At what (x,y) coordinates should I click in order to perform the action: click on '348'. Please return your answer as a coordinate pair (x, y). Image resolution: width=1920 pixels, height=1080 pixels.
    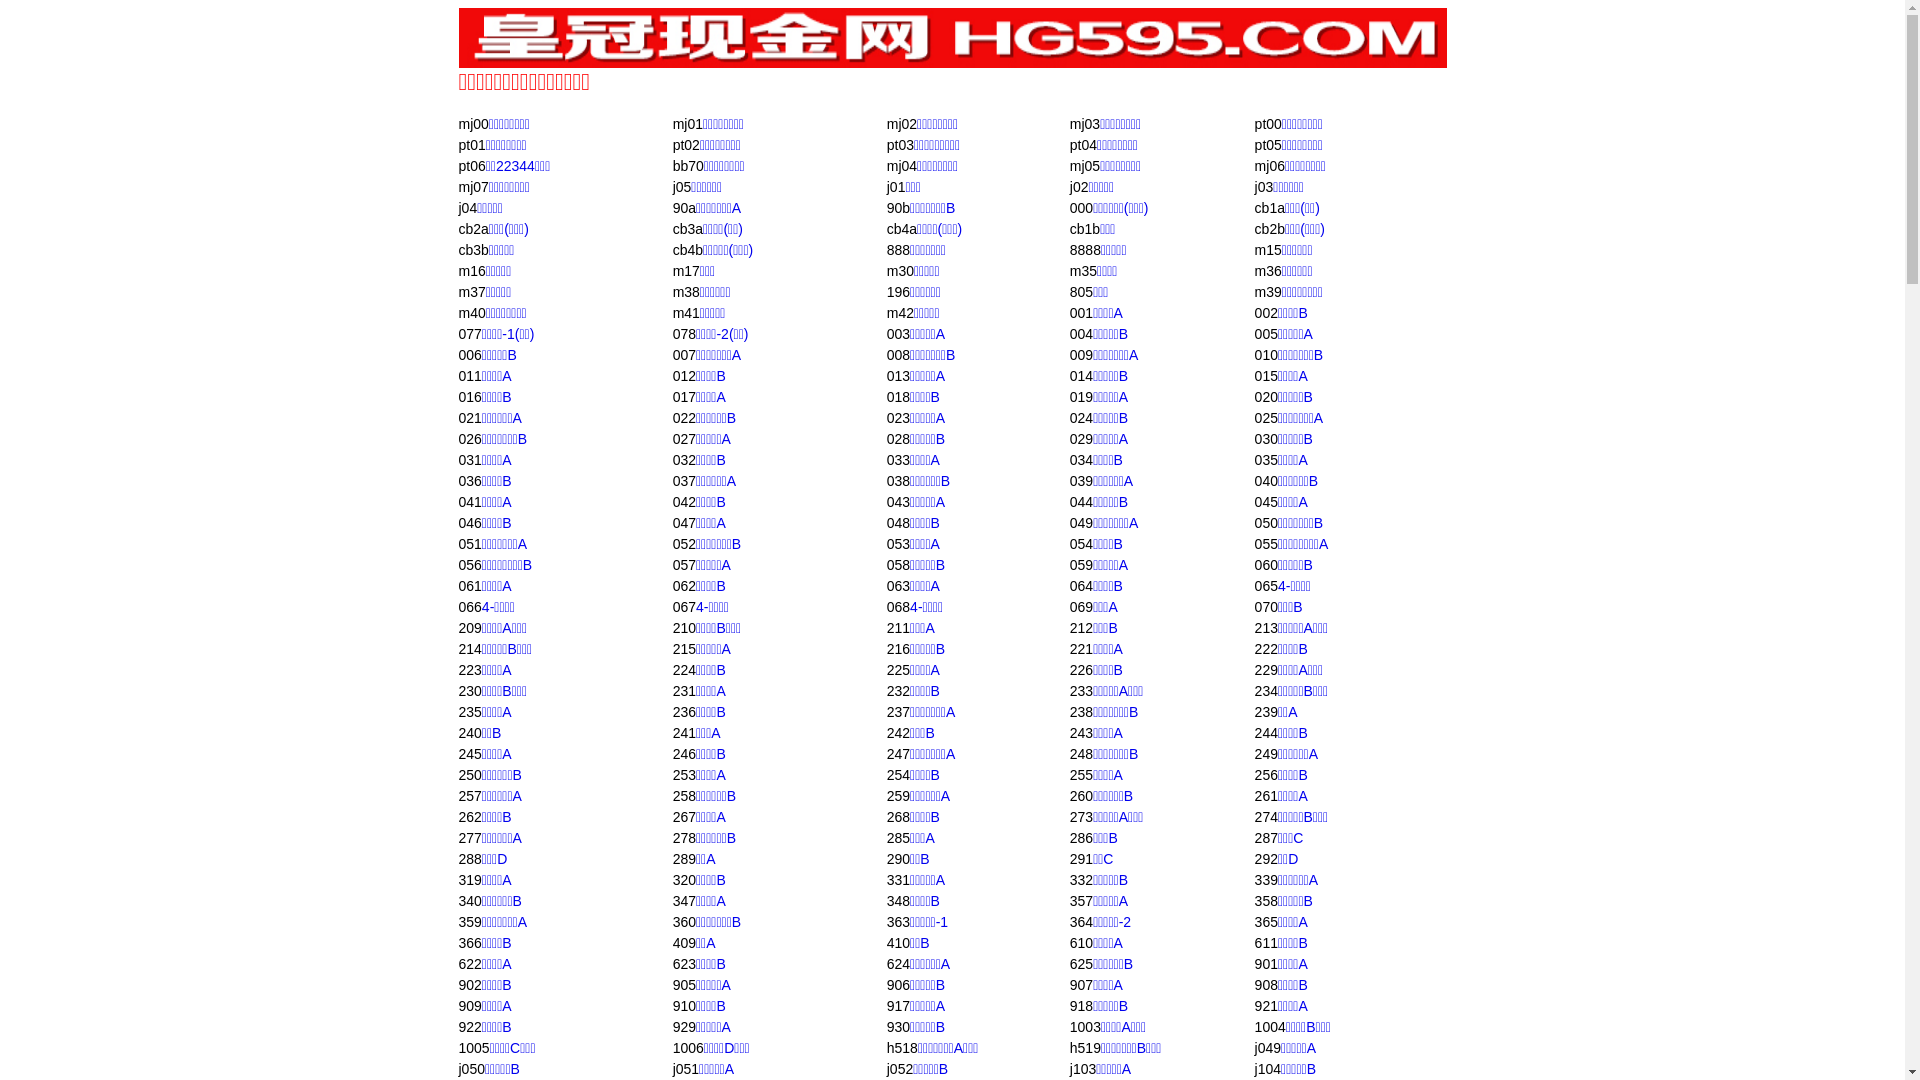
    Looking at the image, I should click on (897, 901).